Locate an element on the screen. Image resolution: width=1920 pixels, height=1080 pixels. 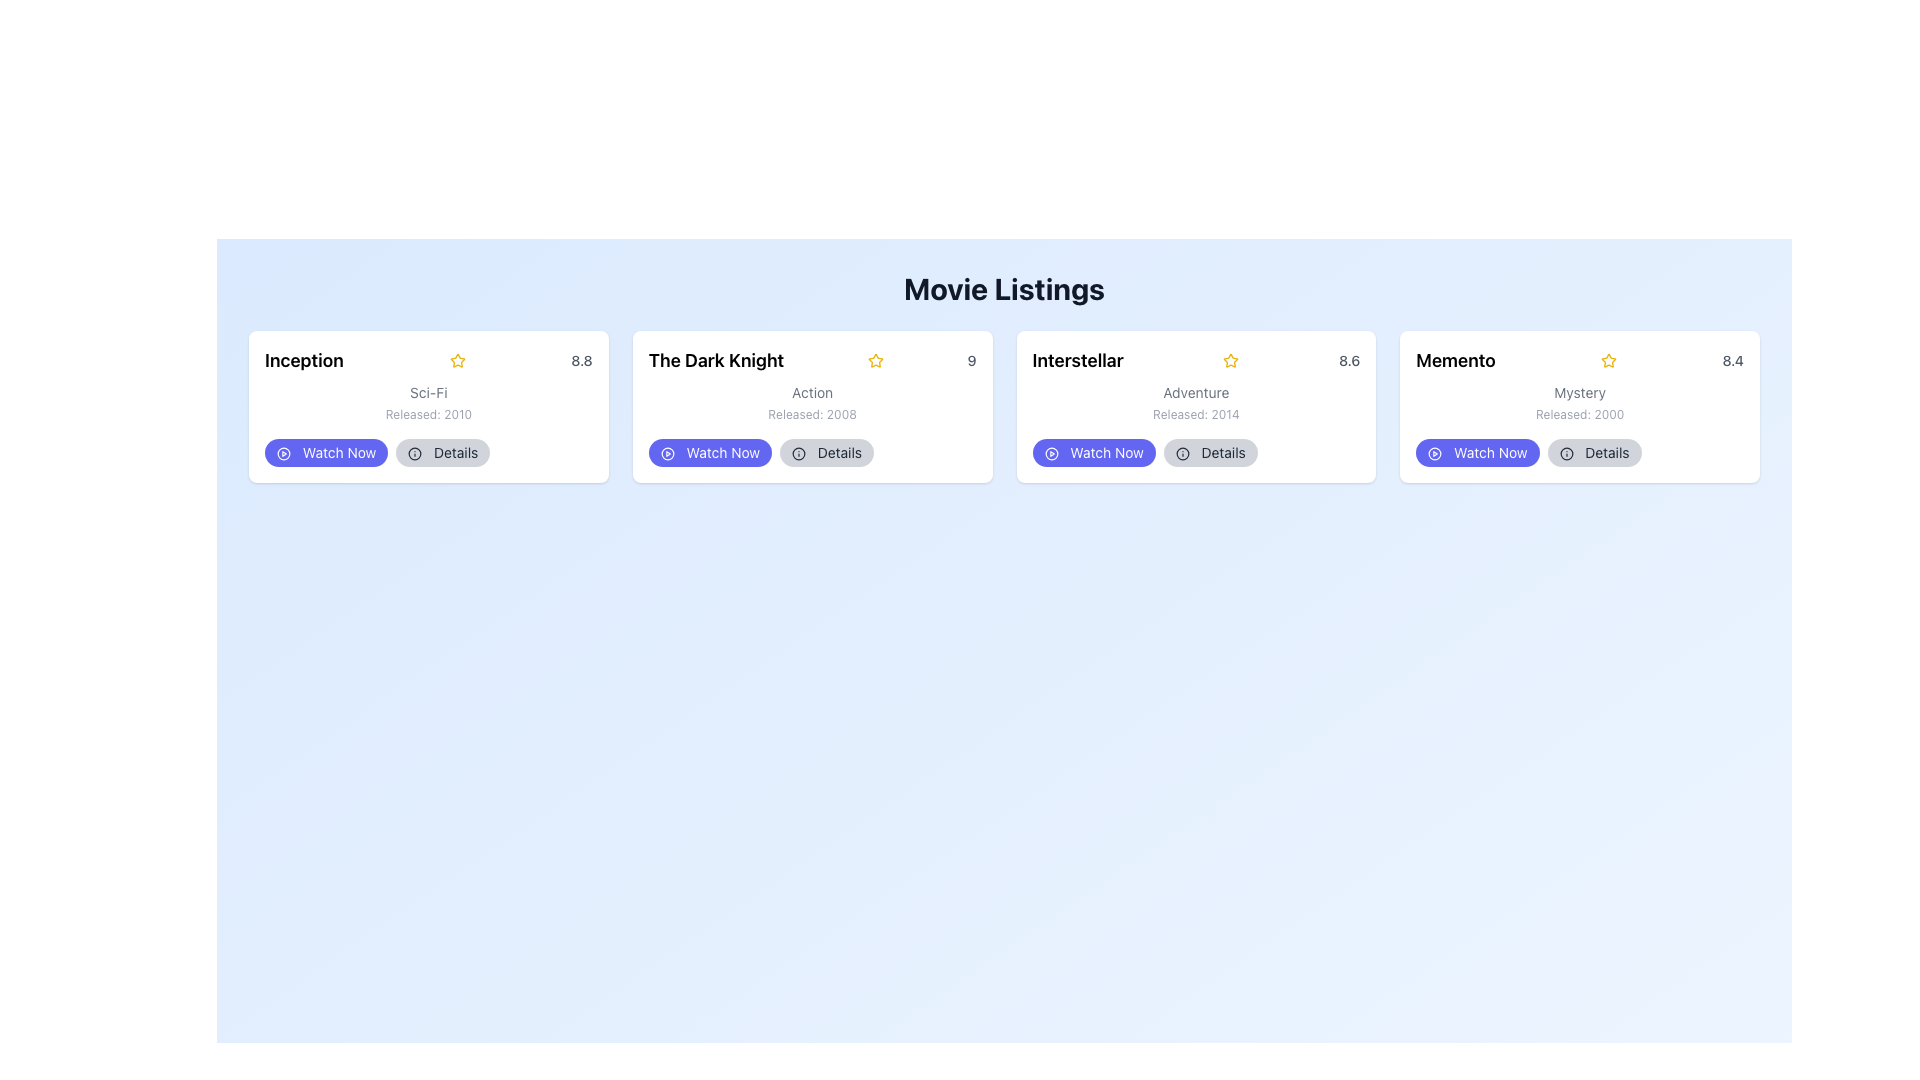
the 'Watch Now' button is located at coordinates (326, 452).